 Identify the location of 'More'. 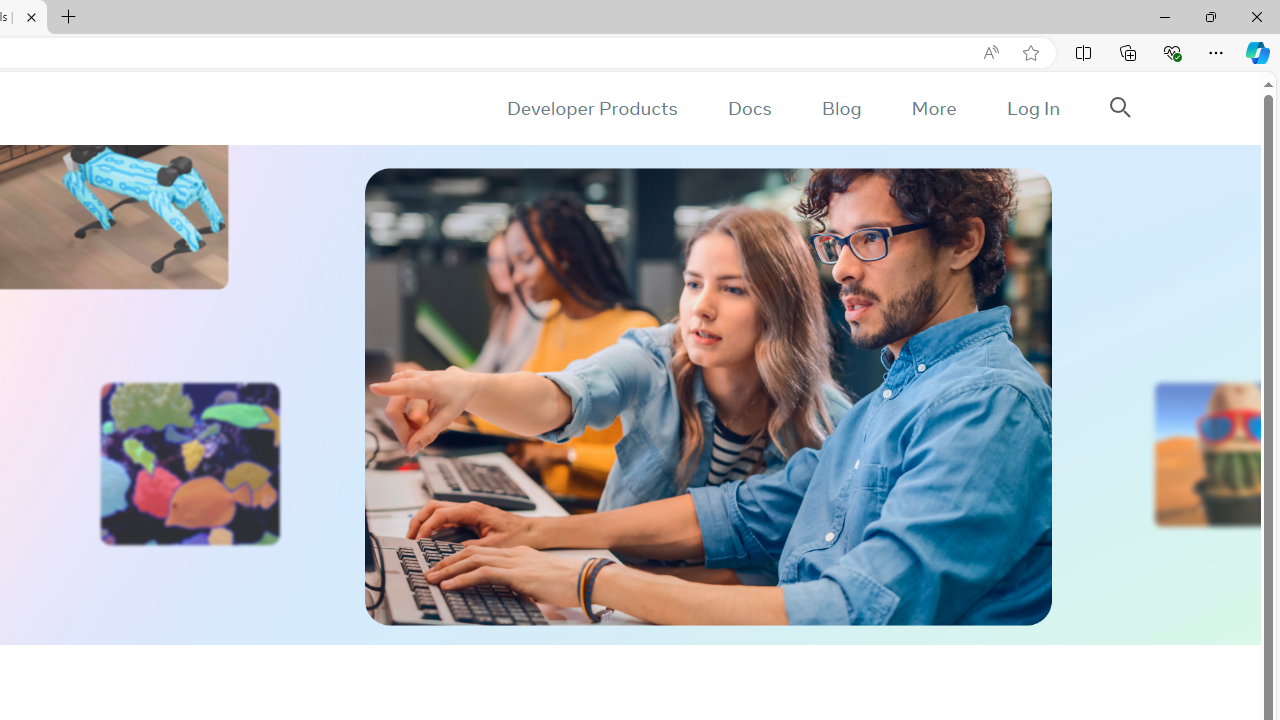
(932, 108).